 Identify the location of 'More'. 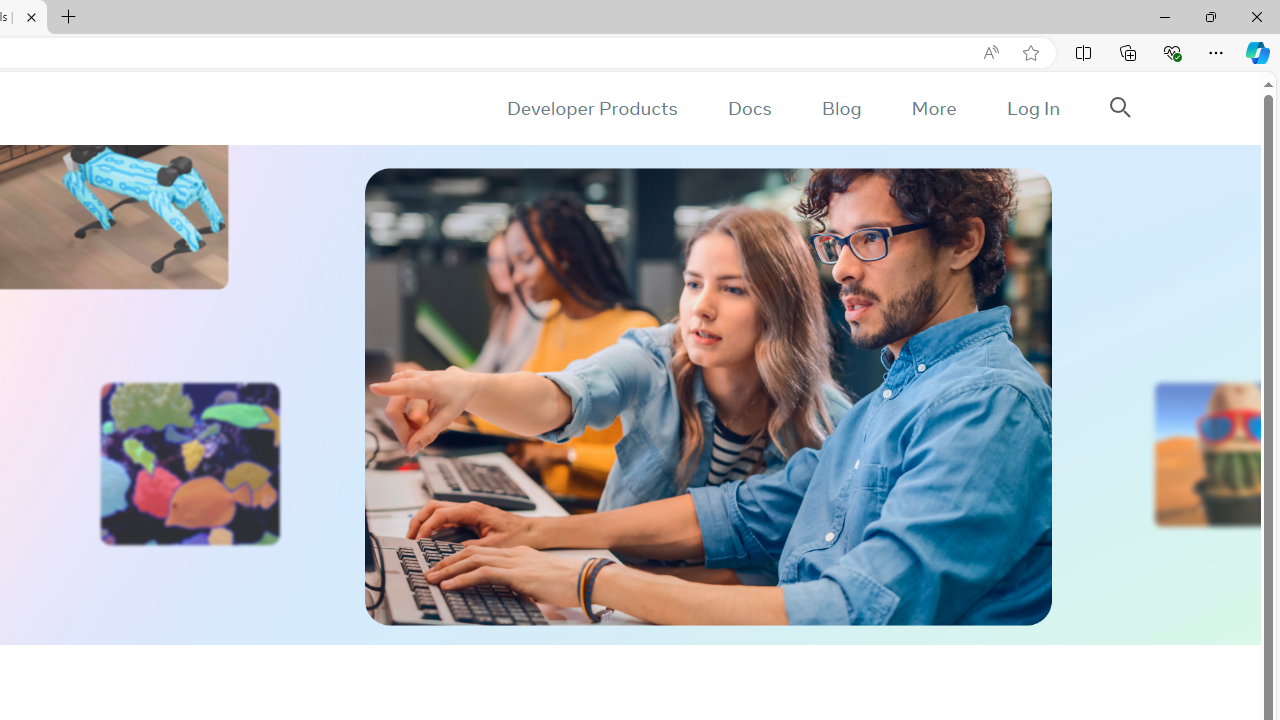
(932, 108).